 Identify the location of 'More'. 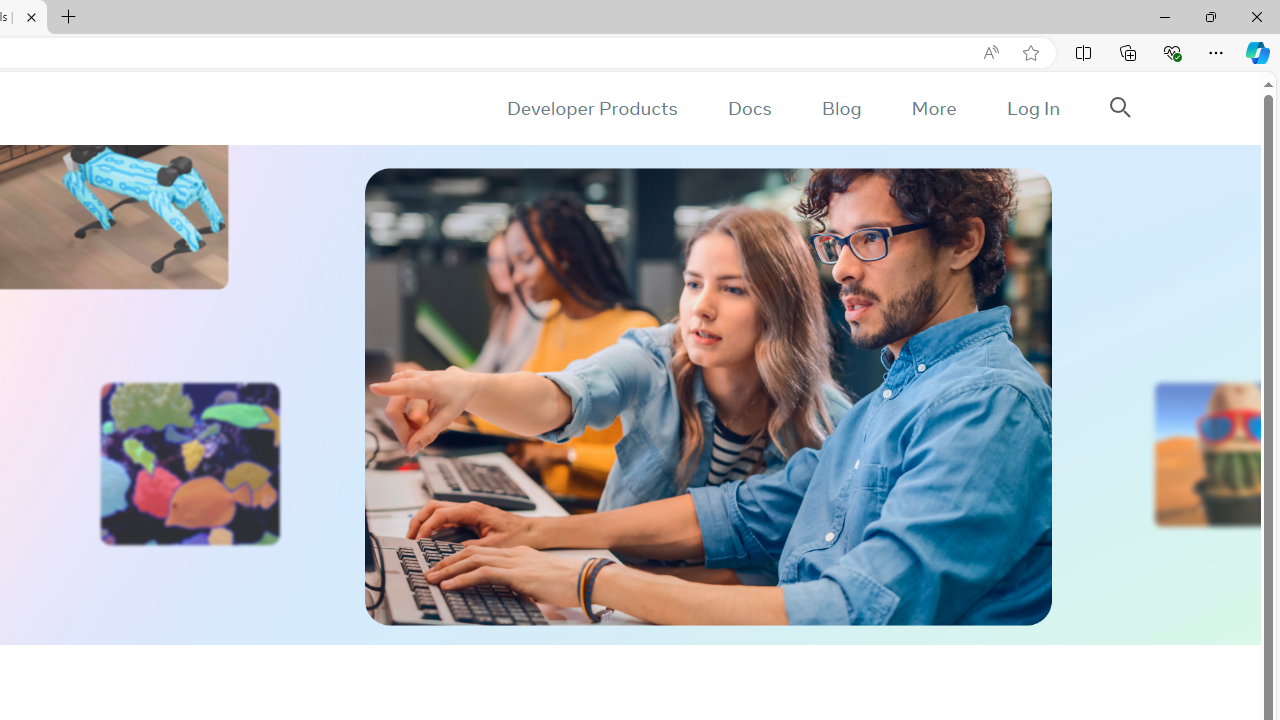
(932, 108).